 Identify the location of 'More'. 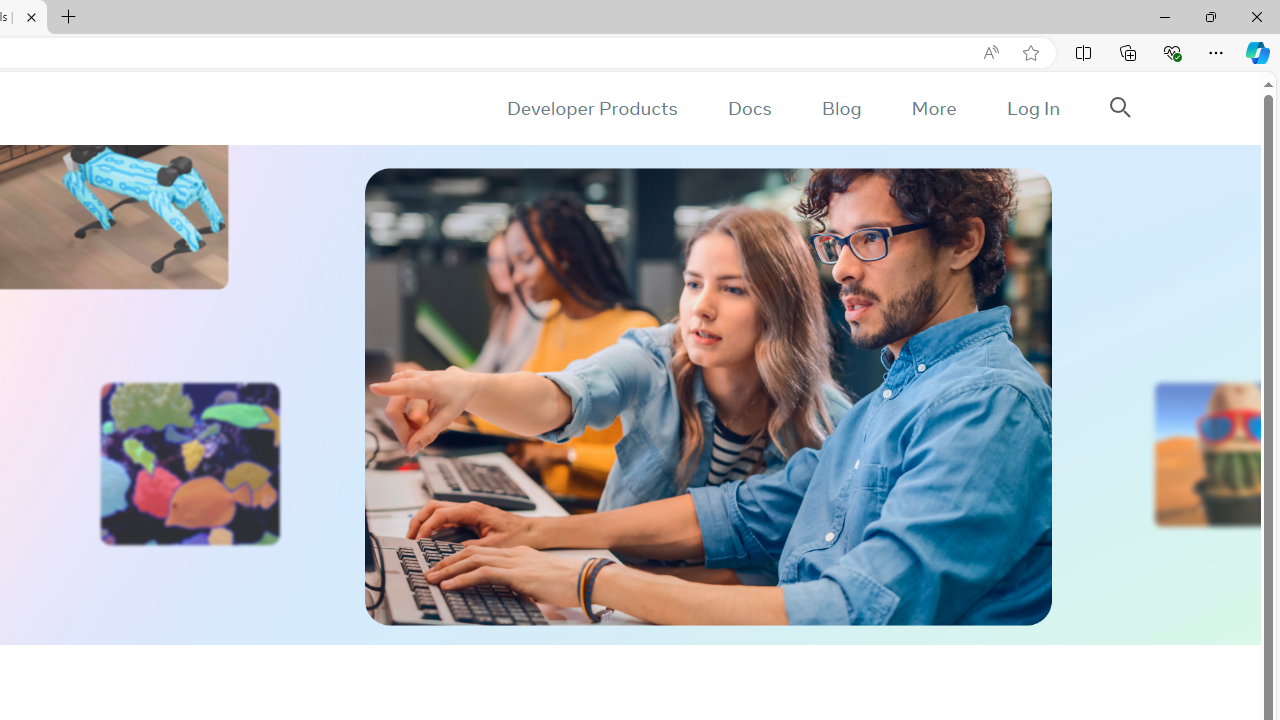
(932, 108).